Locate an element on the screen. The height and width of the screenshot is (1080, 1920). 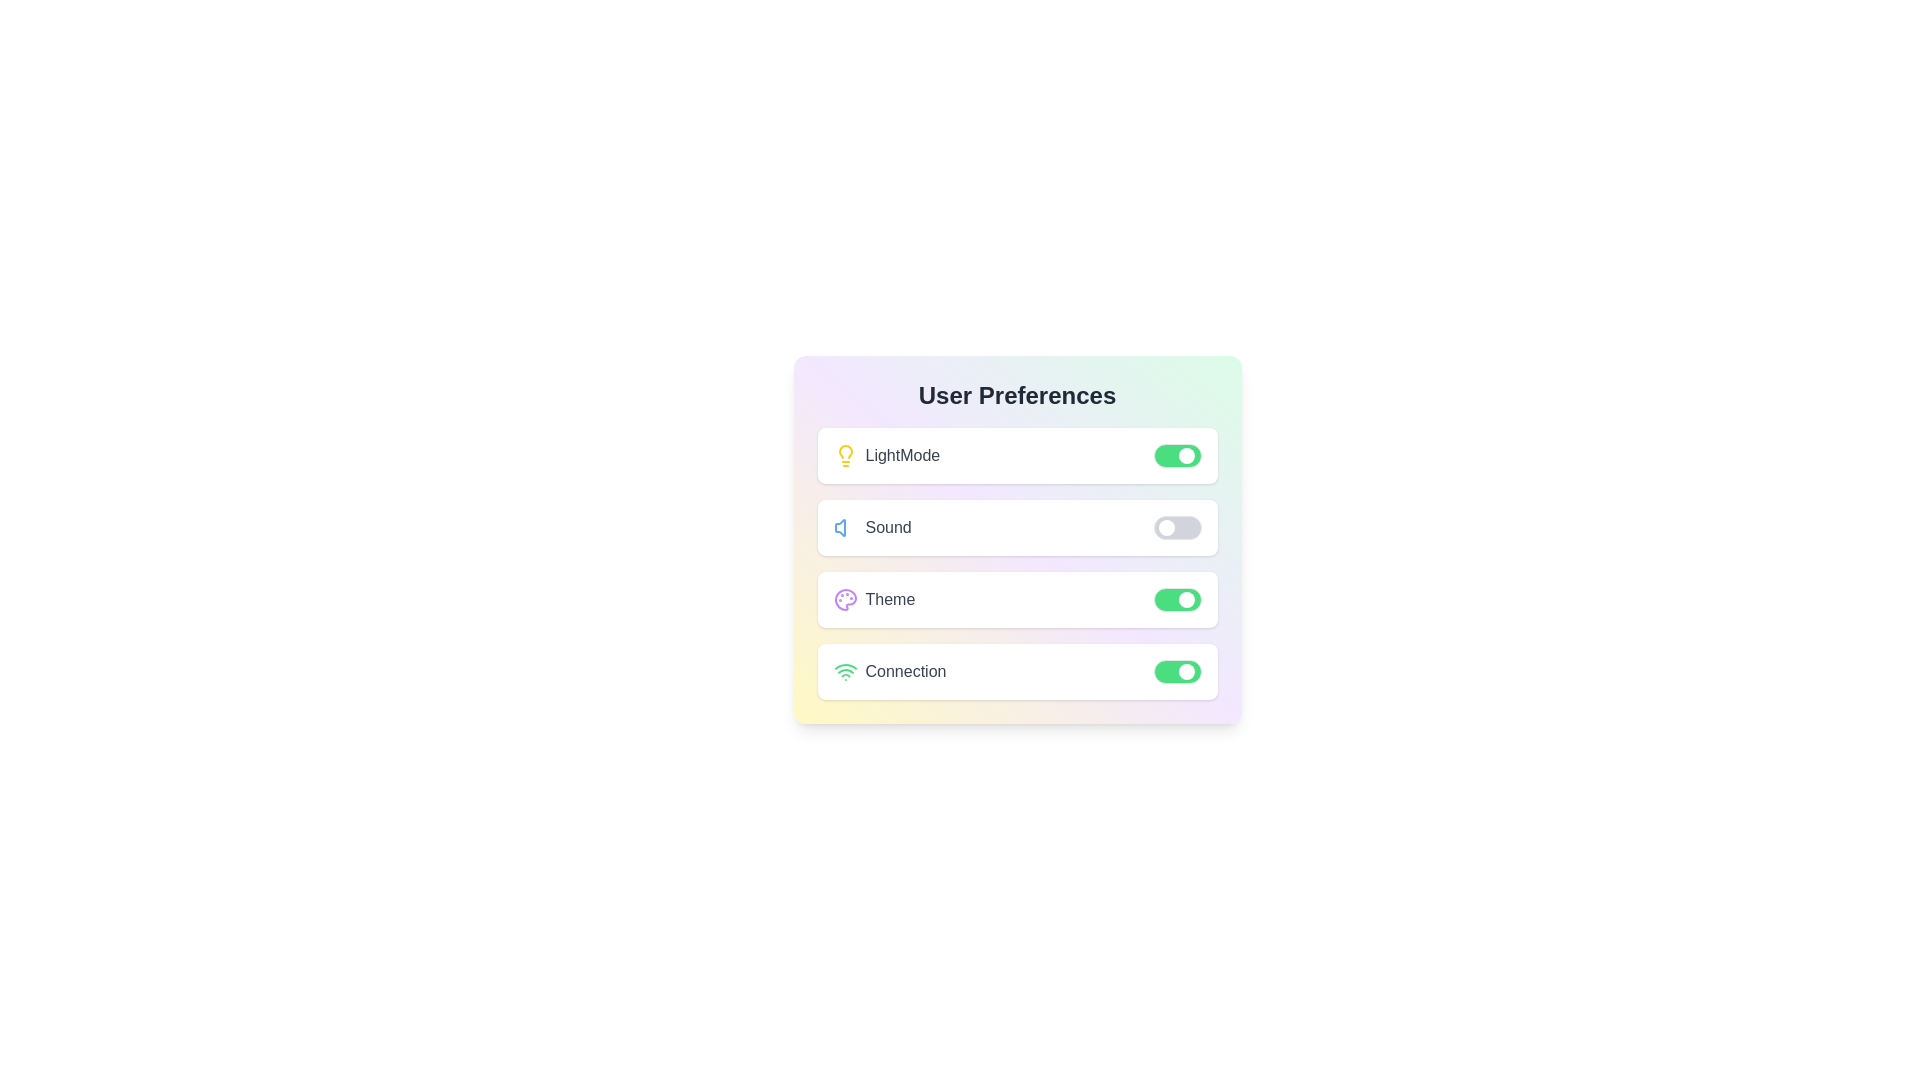
the sound preference icon located in the 'User Preferences' settings panel, which visually indicates sound-related settings is located at coordinates (845, 527).